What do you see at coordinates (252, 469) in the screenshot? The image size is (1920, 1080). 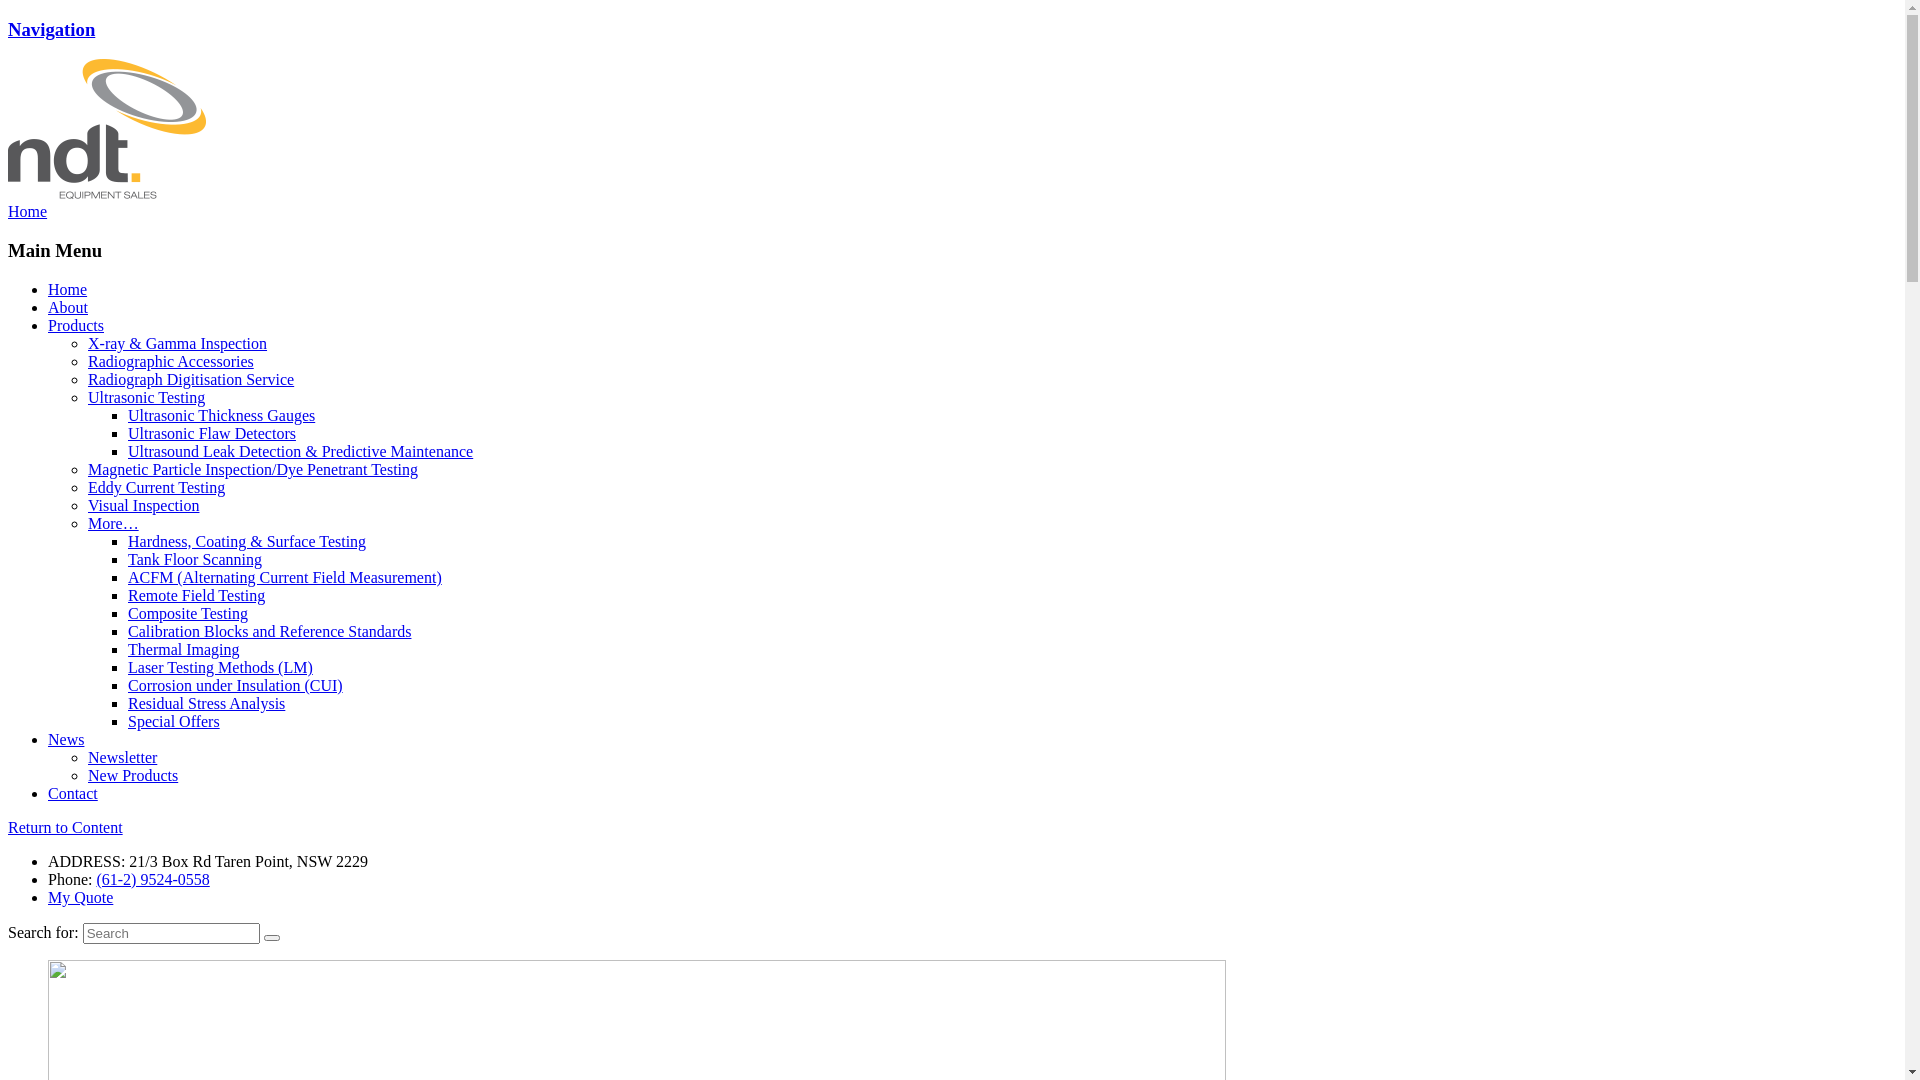 I see `'Magnetic Particle Inspection/Dye Penetrant Testing'` at bounding box center [252, 469].